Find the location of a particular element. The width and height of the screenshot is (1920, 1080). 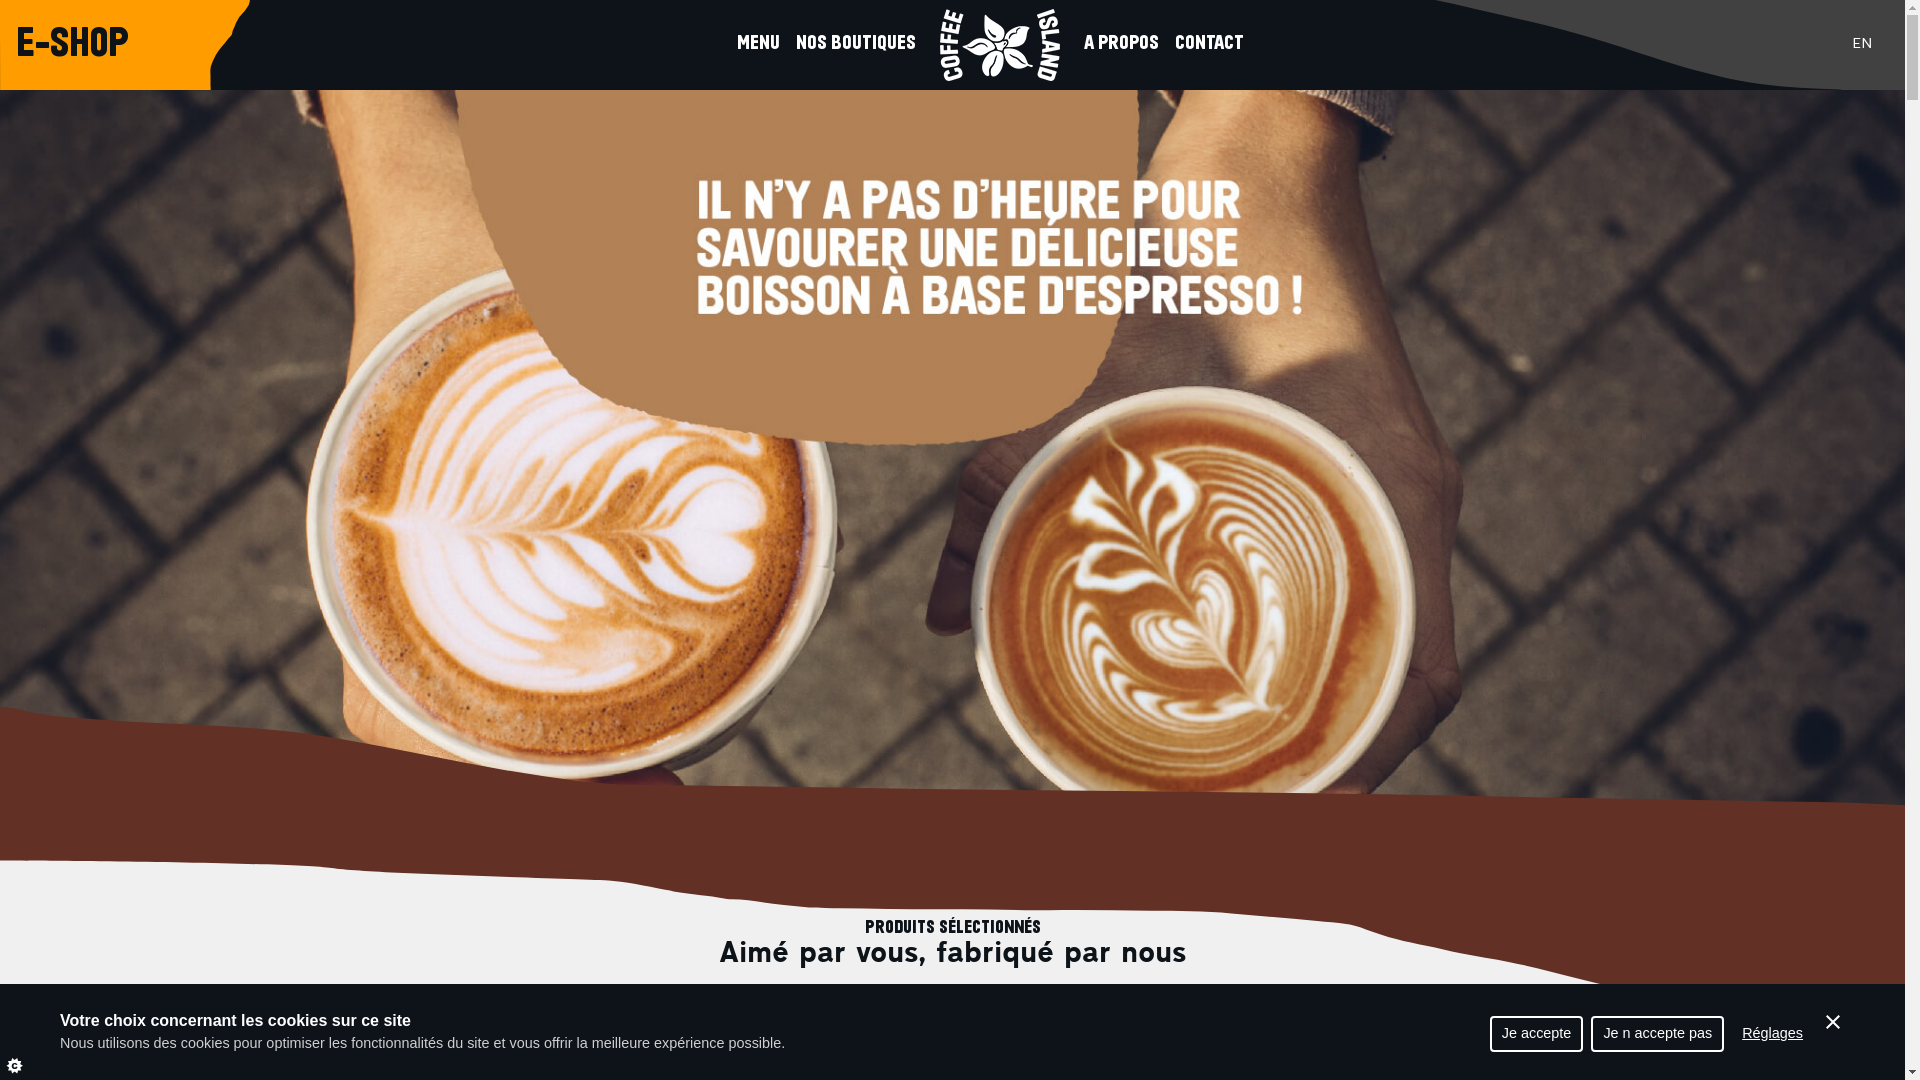

'MENU' is located at coordinates (757, 45).